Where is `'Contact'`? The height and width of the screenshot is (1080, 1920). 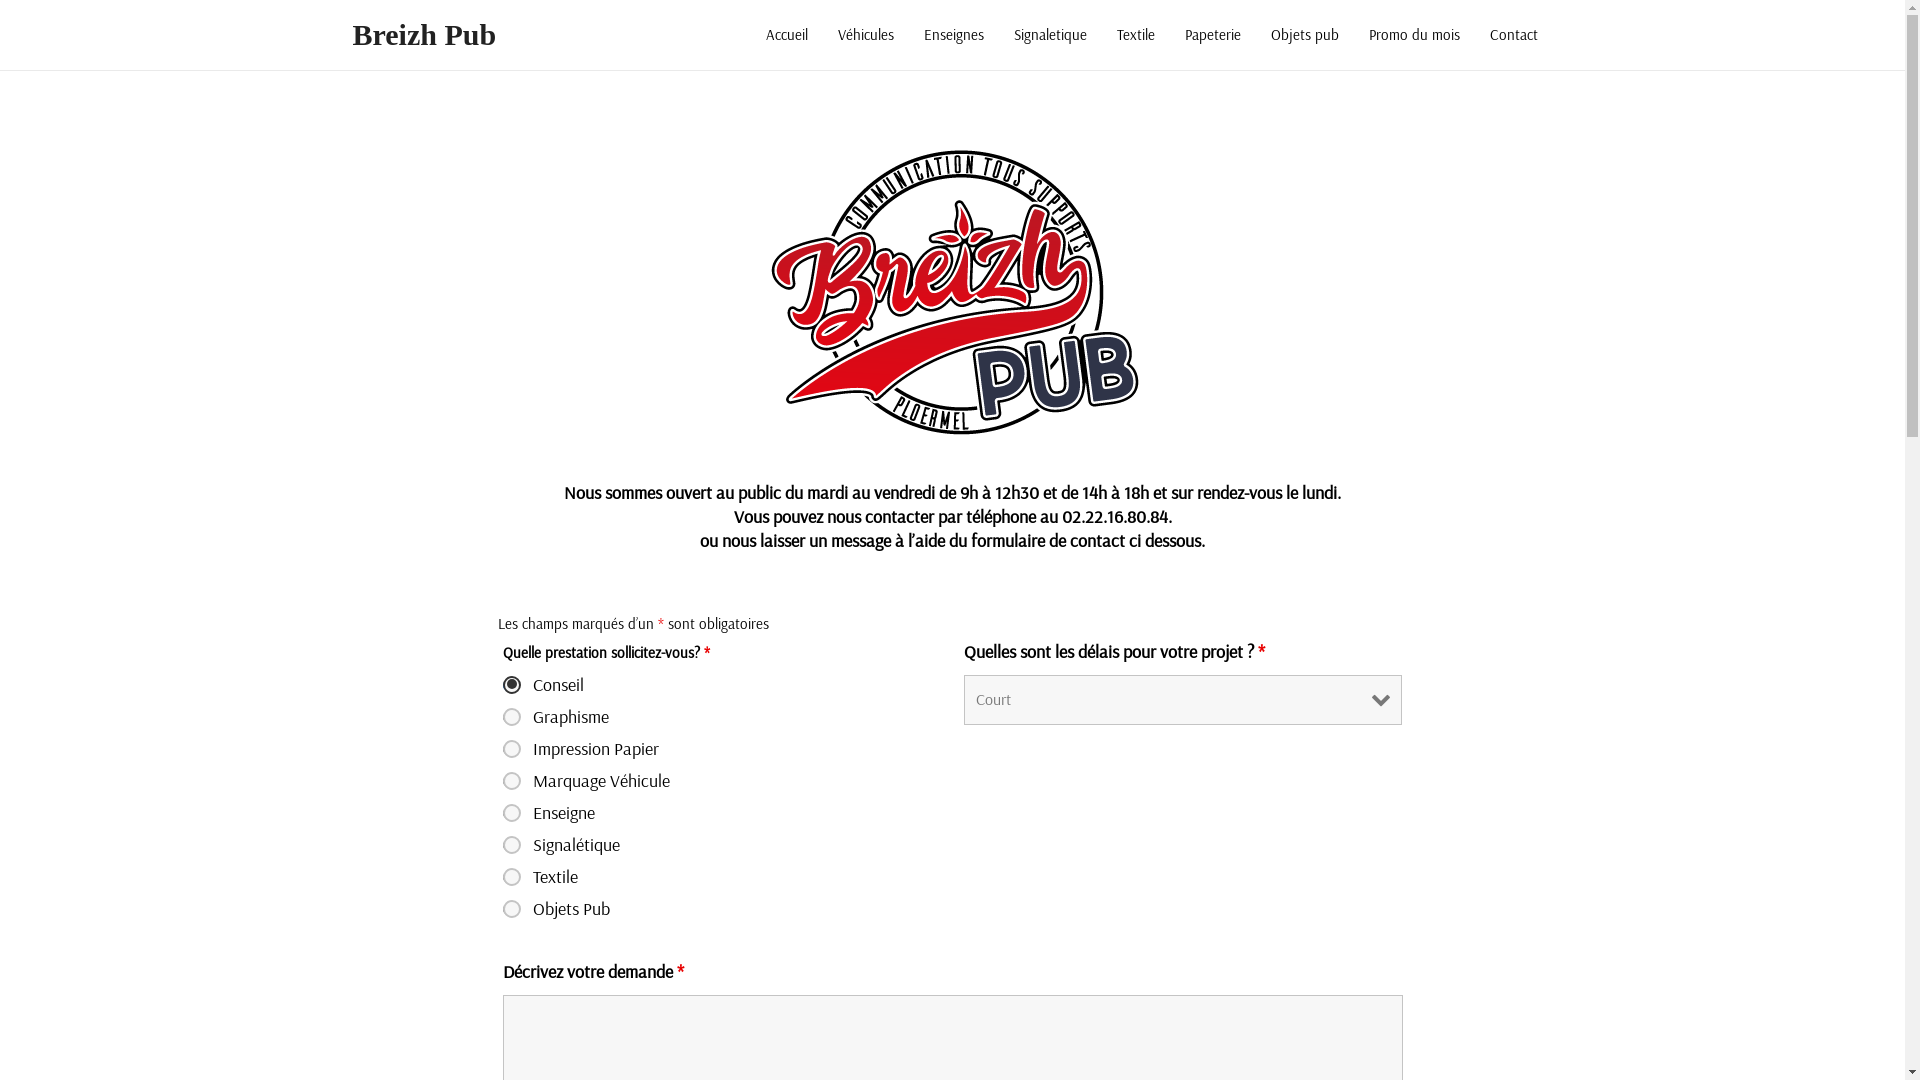 'Contact' is located at coordinates (1512, 34).